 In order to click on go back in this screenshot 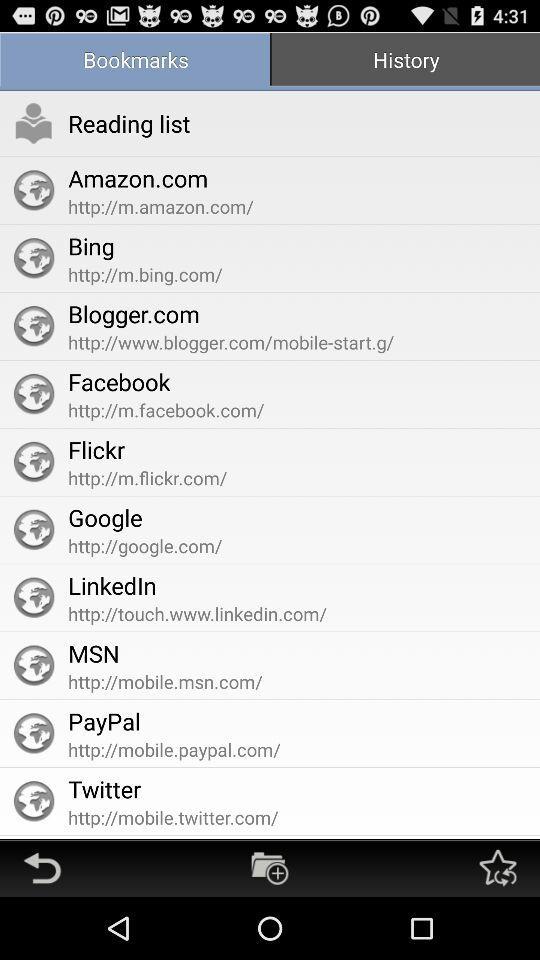, I will do `click(42, 867)`.